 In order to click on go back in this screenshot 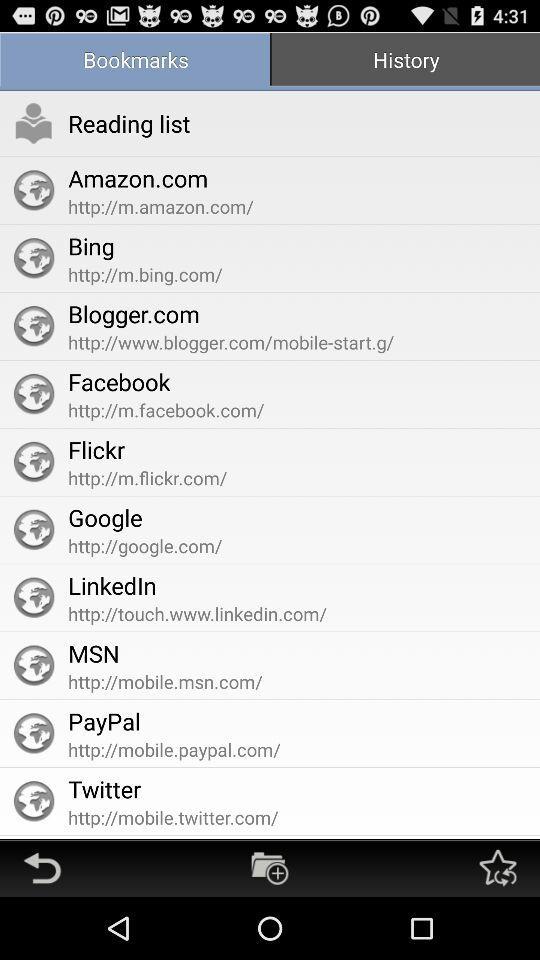, I will do `click(42, 867)`.